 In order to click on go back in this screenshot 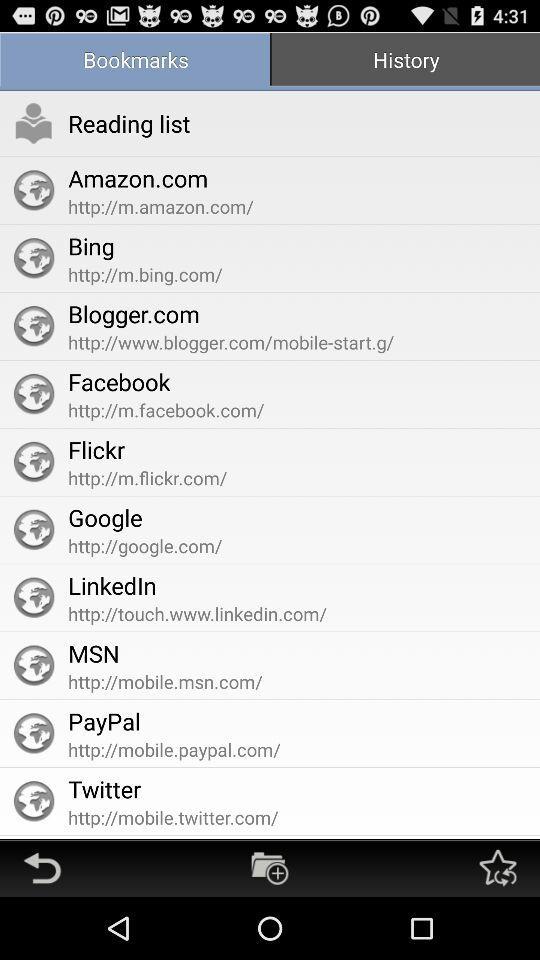, I will do `click(42, 867)`.